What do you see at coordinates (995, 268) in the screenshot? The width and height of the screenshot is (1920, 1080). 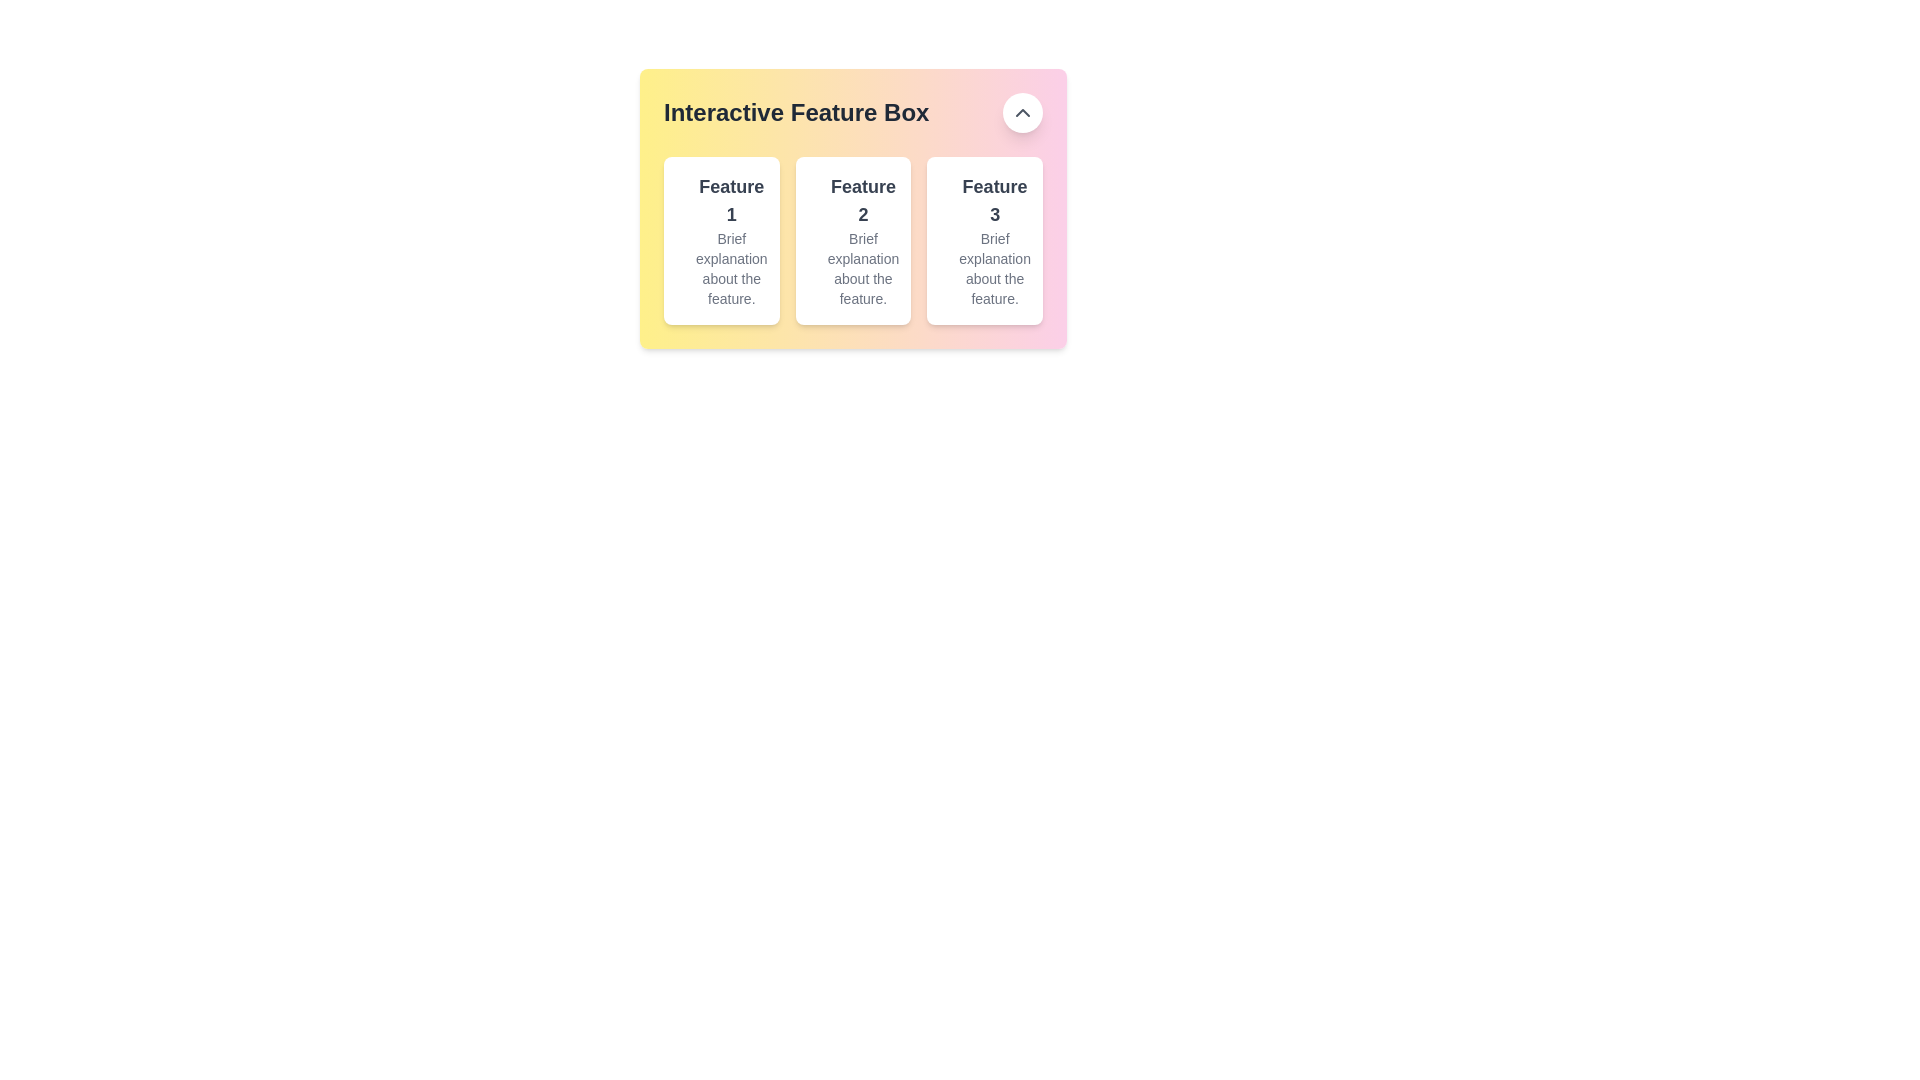 I see `the informational text that provides additional information about 'Feature 3', which is located within the box labeled 'Feature 3'` at bounding box center [995, 268].